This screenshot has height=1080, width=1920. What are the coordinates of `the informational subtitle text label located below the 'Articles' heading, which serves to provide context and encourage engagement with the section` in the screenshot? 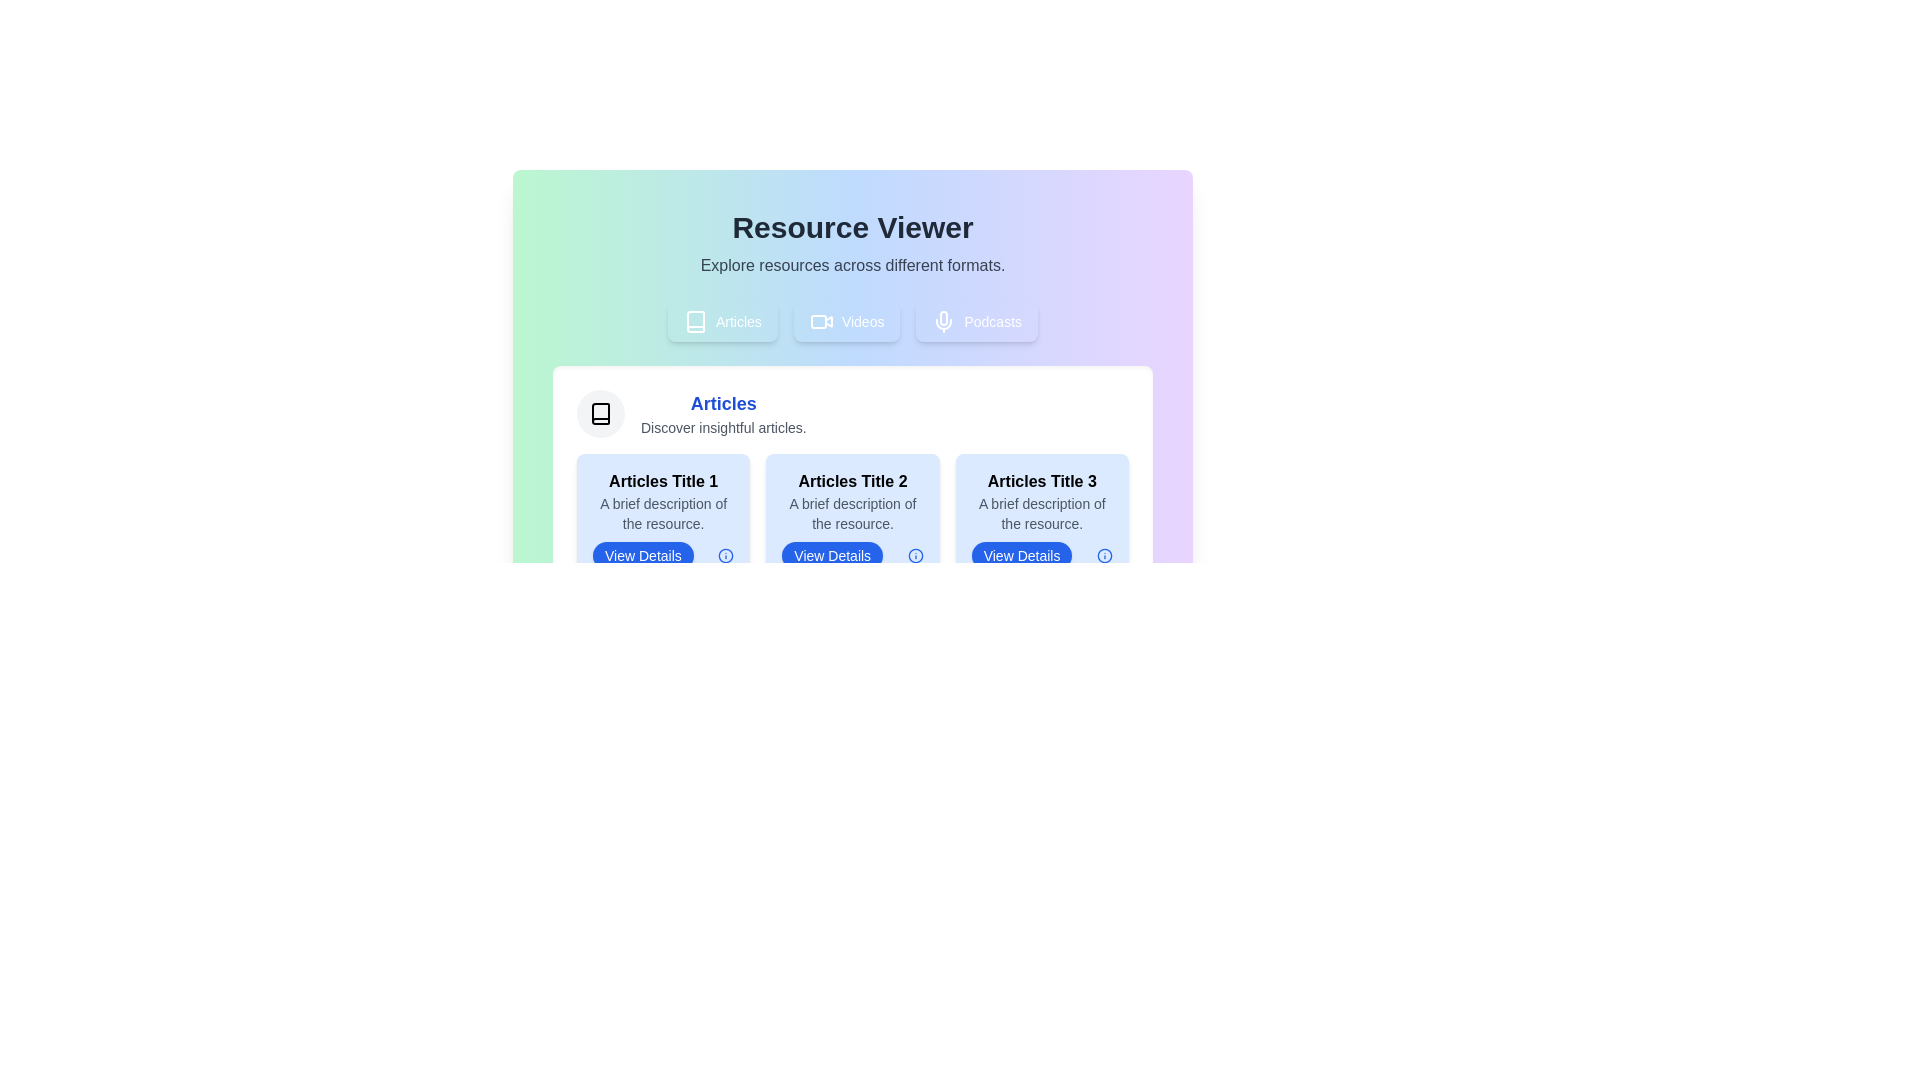 It's located at (722, 427).